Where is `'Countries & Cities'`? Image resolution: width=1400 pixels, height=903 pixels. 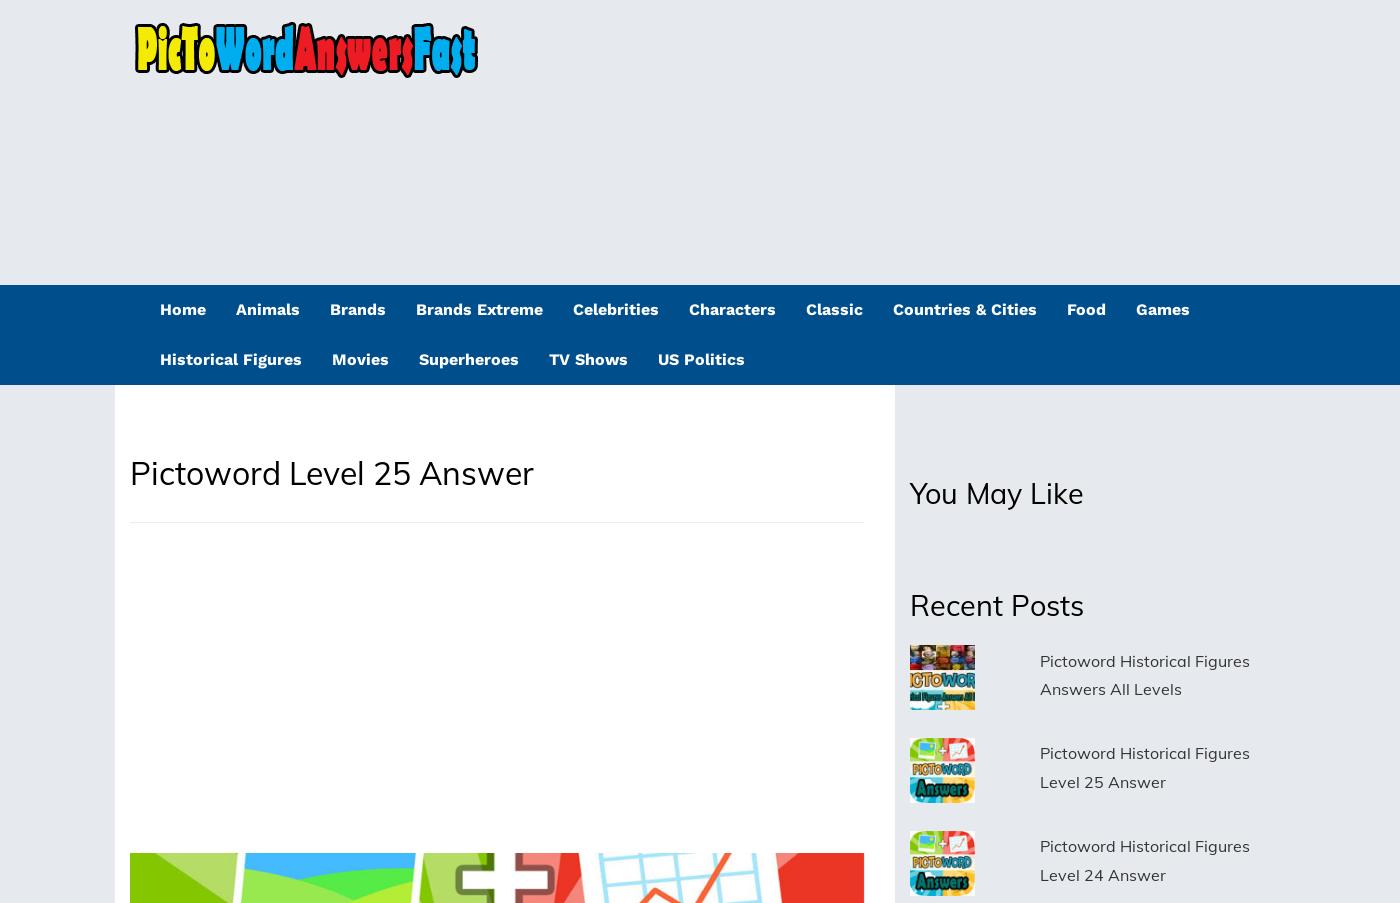 'Countries & Cities' is located at coordinates (965, 308).